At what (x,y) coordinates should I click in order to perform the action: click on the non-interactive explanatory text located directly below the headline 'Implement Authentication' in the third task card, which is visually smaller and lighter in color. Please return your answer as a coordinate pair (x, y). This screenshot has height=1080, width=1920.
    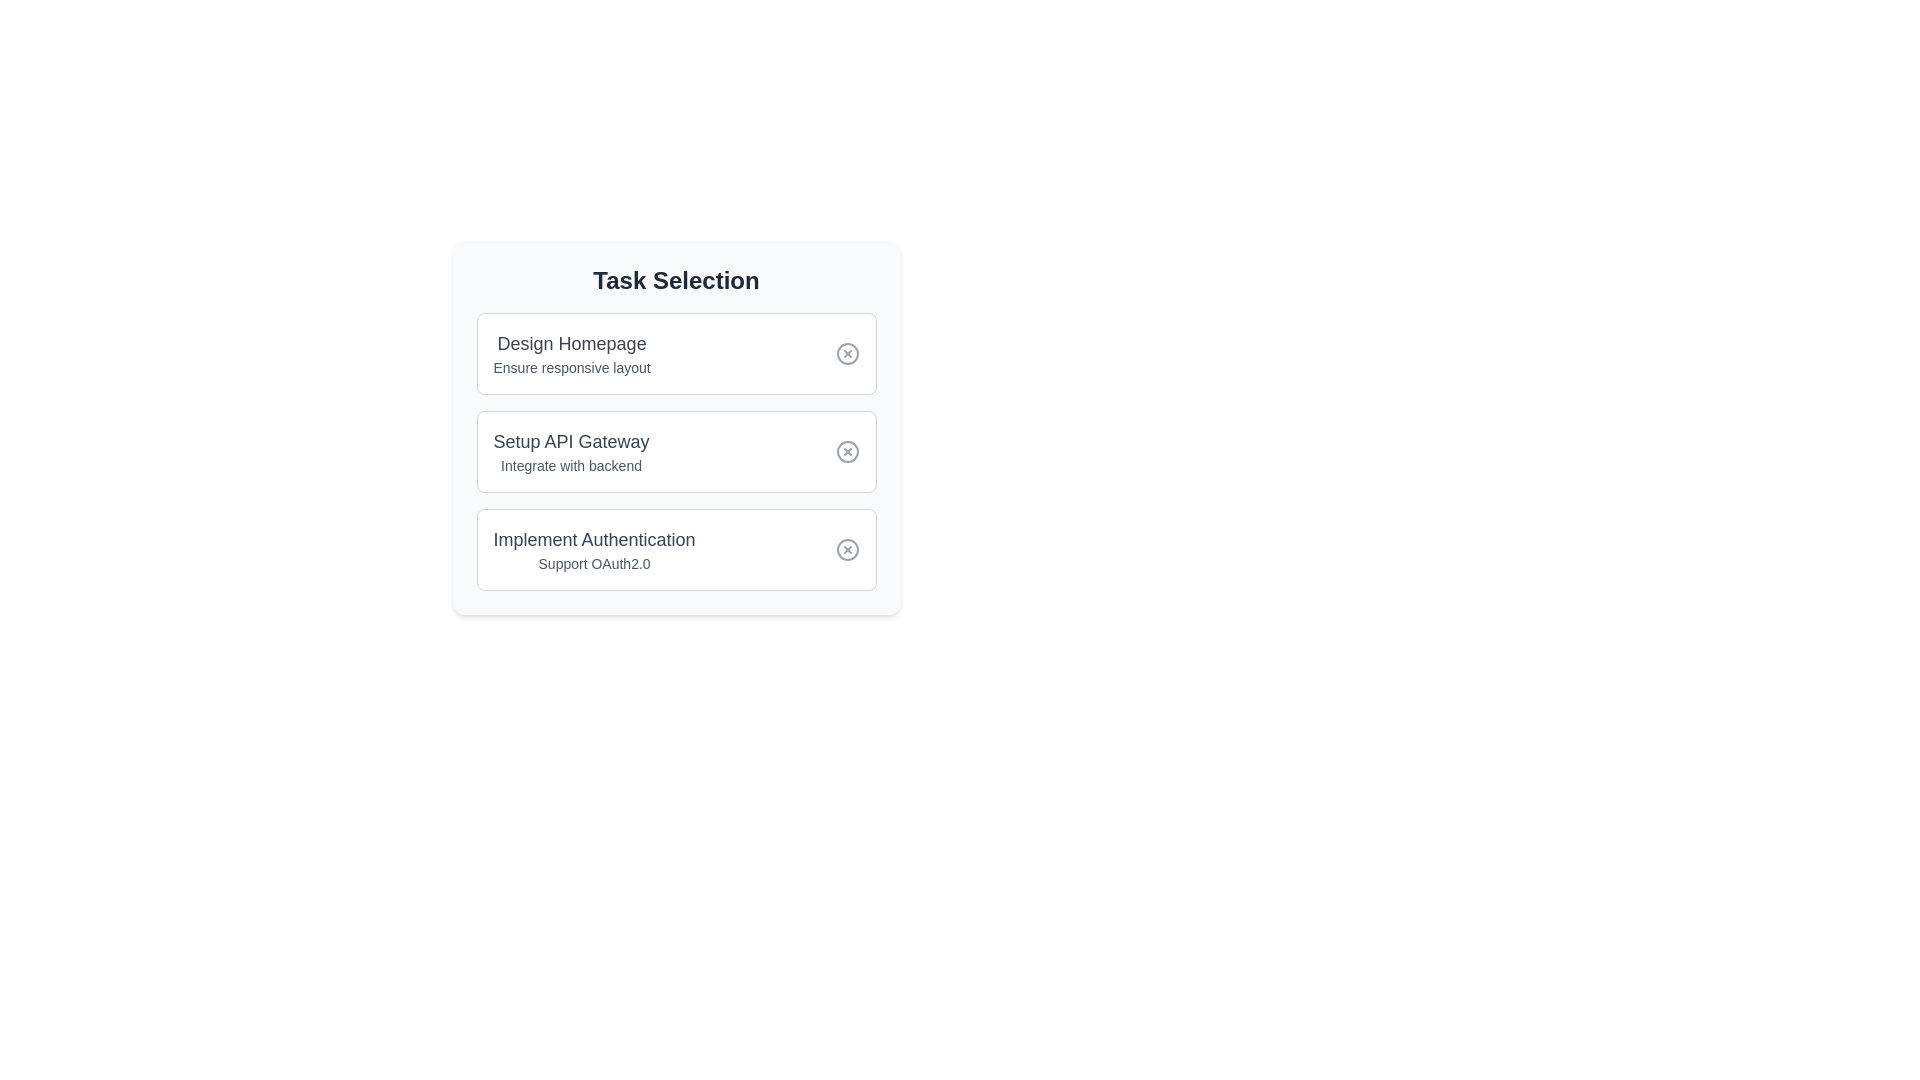
    Looking at the image, I should click on (593, 563).